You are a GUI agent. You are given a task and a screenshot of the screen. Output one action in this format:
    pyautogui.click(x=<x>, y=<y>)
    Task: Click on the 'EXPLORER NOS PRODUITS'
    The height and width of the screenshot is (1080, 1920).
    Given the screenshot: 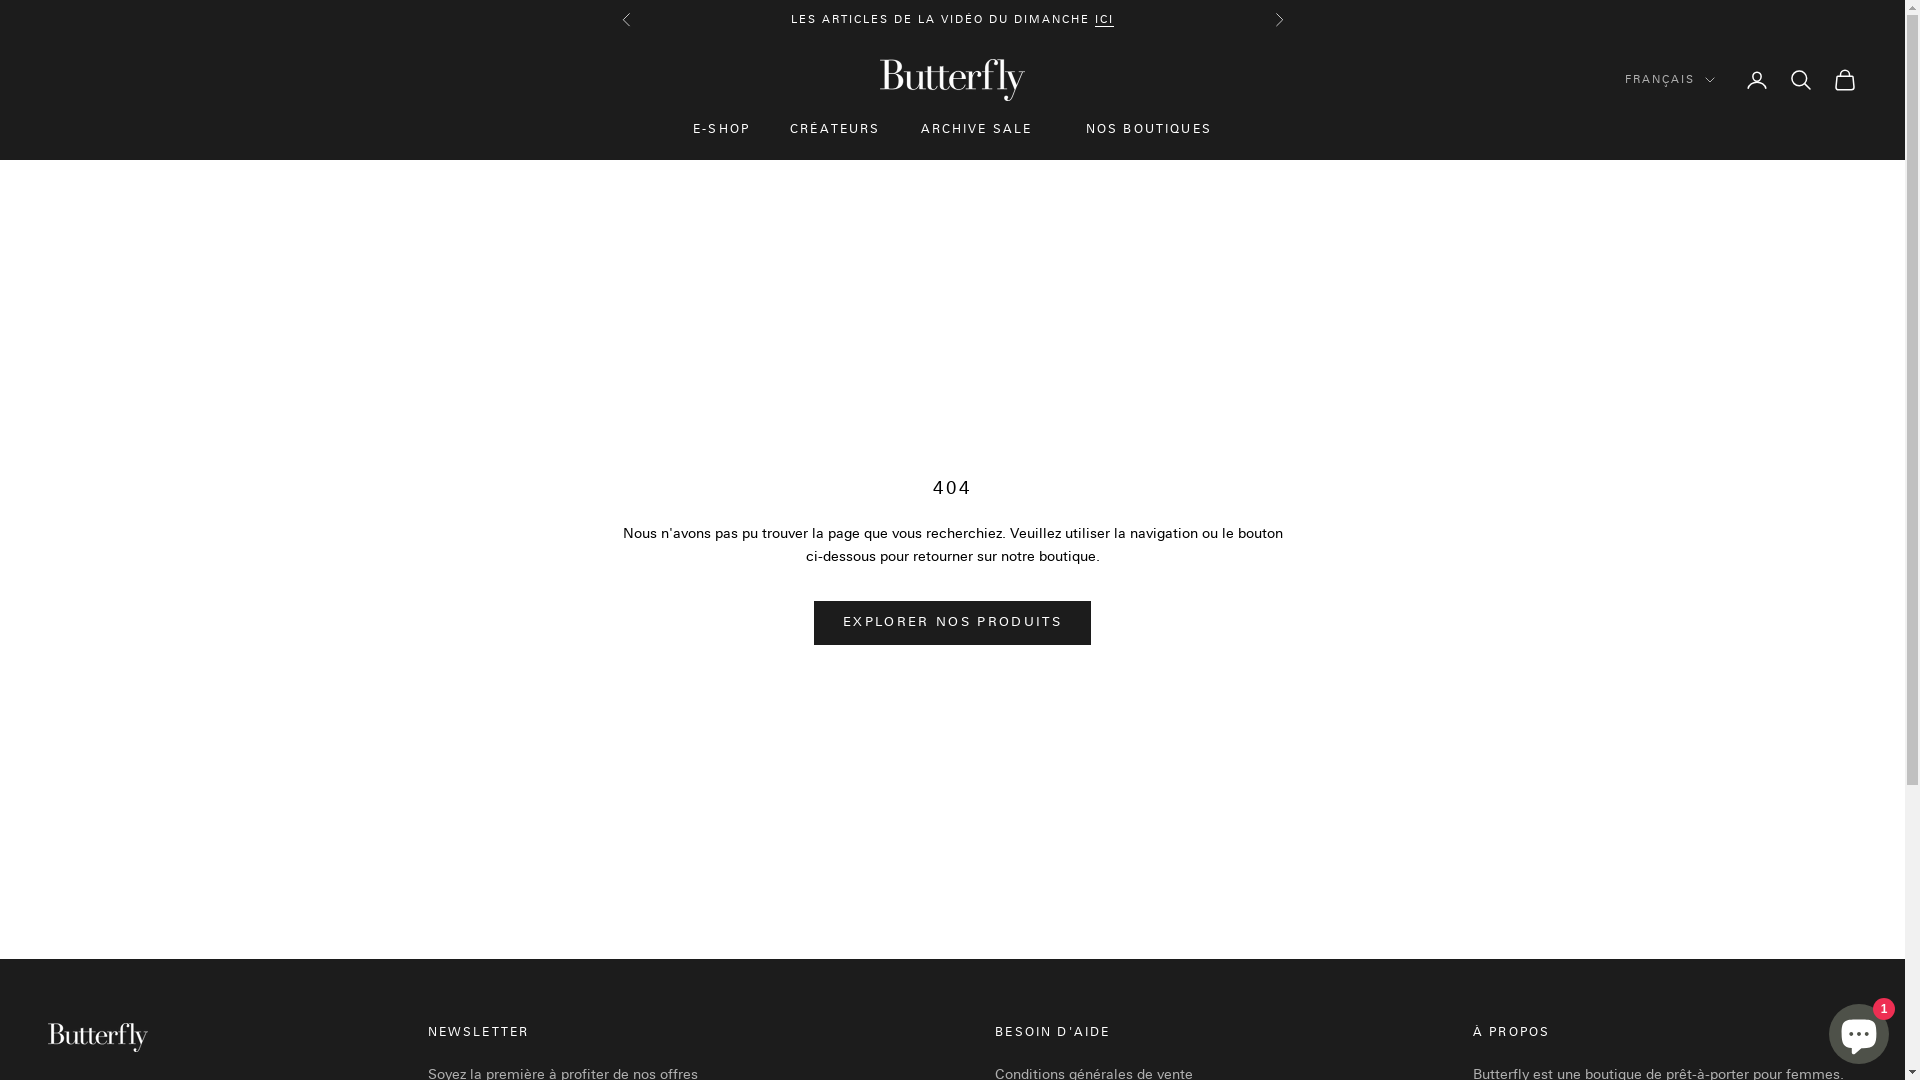 What is the action you would take?
    pyautogui.click(x=951, y=622)
    